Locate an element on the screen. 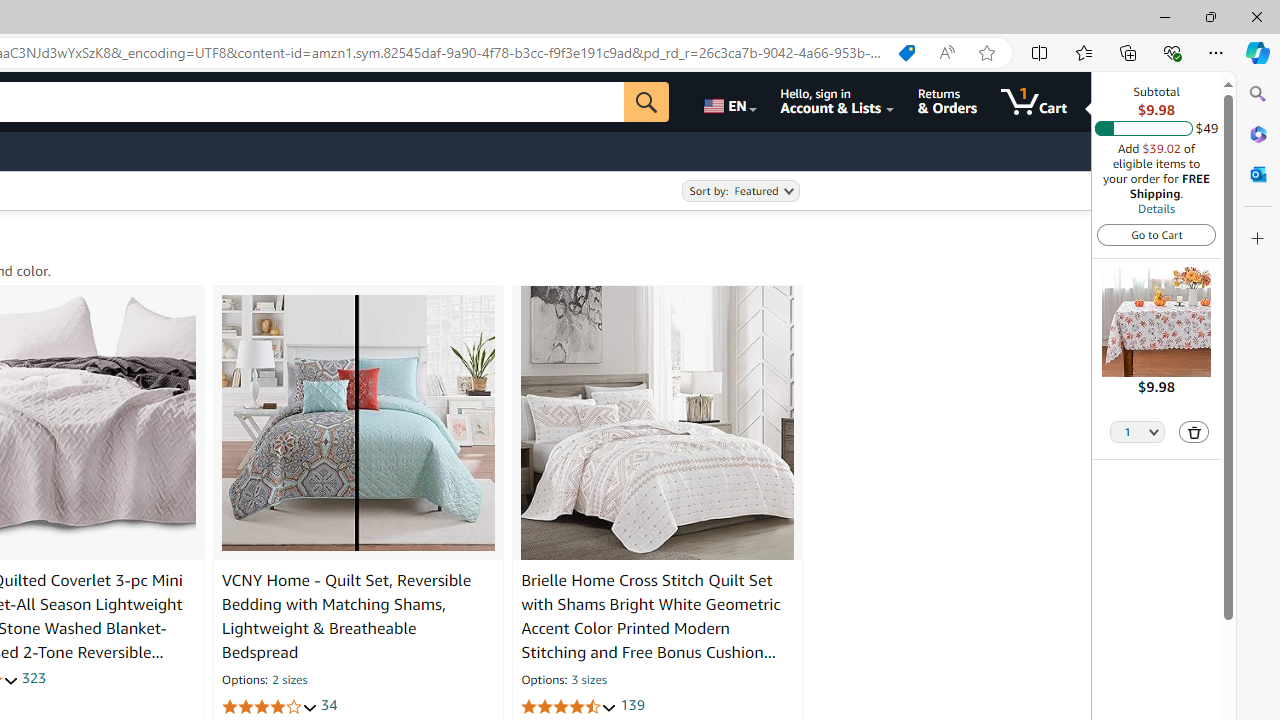  'Shopping in Microsoft Edge' is located at coordinates (905, 52).